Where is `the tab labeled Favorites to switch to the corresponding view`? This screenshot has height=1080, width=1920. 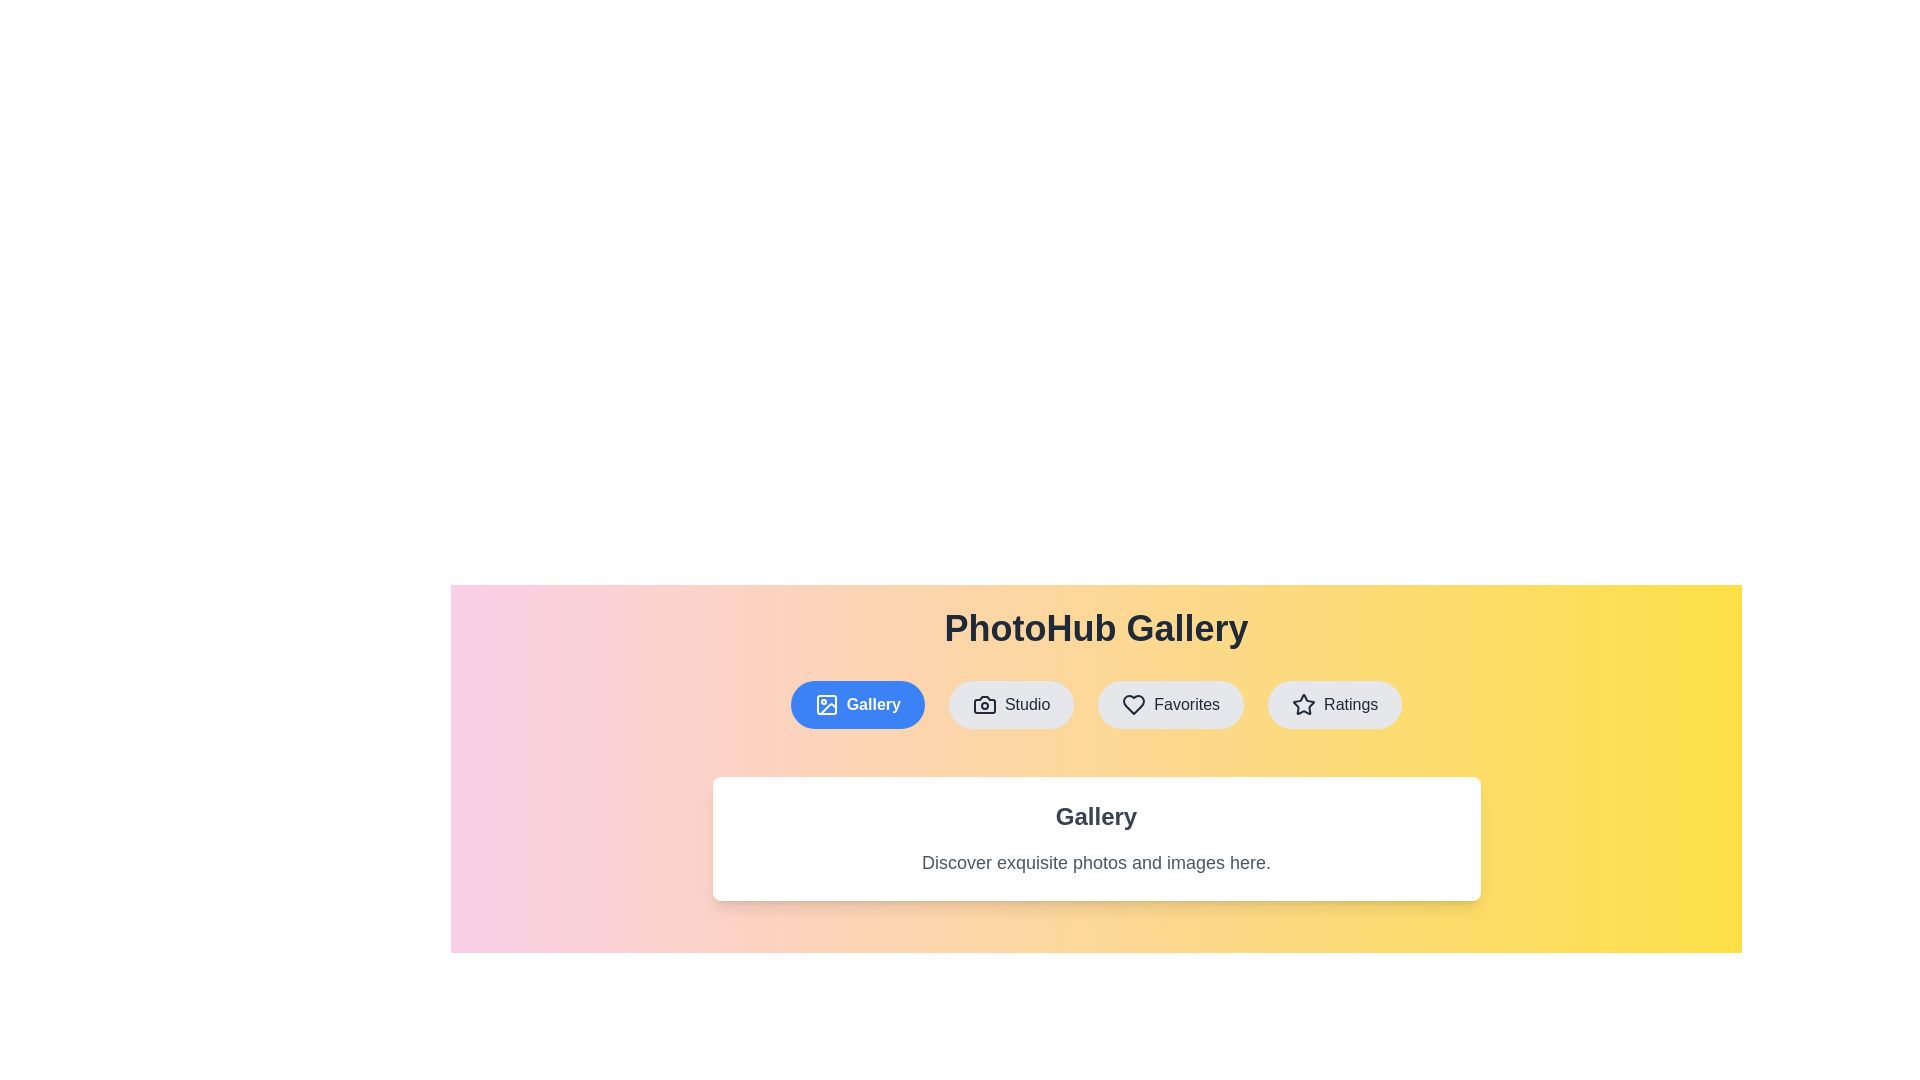
the tab labeled Favorites to switch to the corresponding view is located at coordinates (1171, 704).